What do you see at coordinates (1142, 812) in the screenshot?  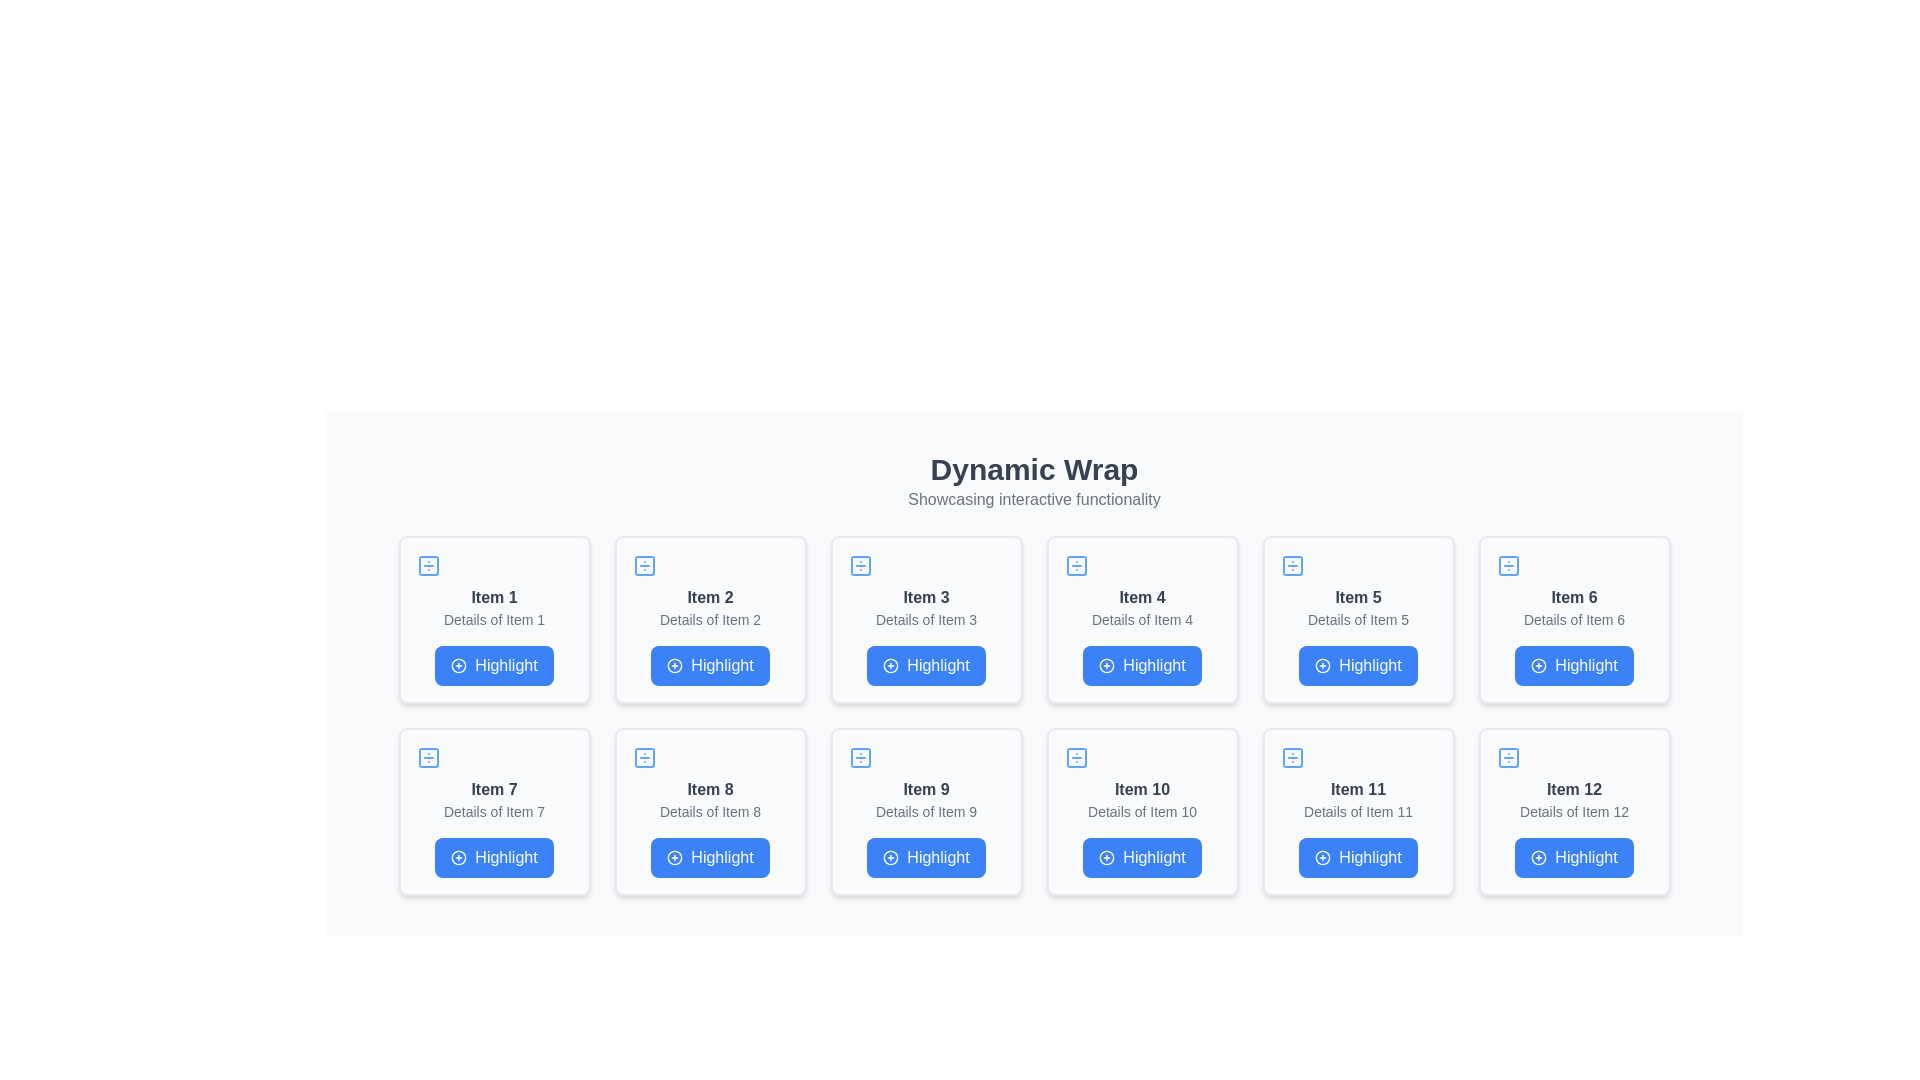 I see `the 'Highlight' button on the interactive card labeled 'Item 10', which is located in the second row of a grid layout, specifically the fourth card from the left` at bounding box center [1142, 812].